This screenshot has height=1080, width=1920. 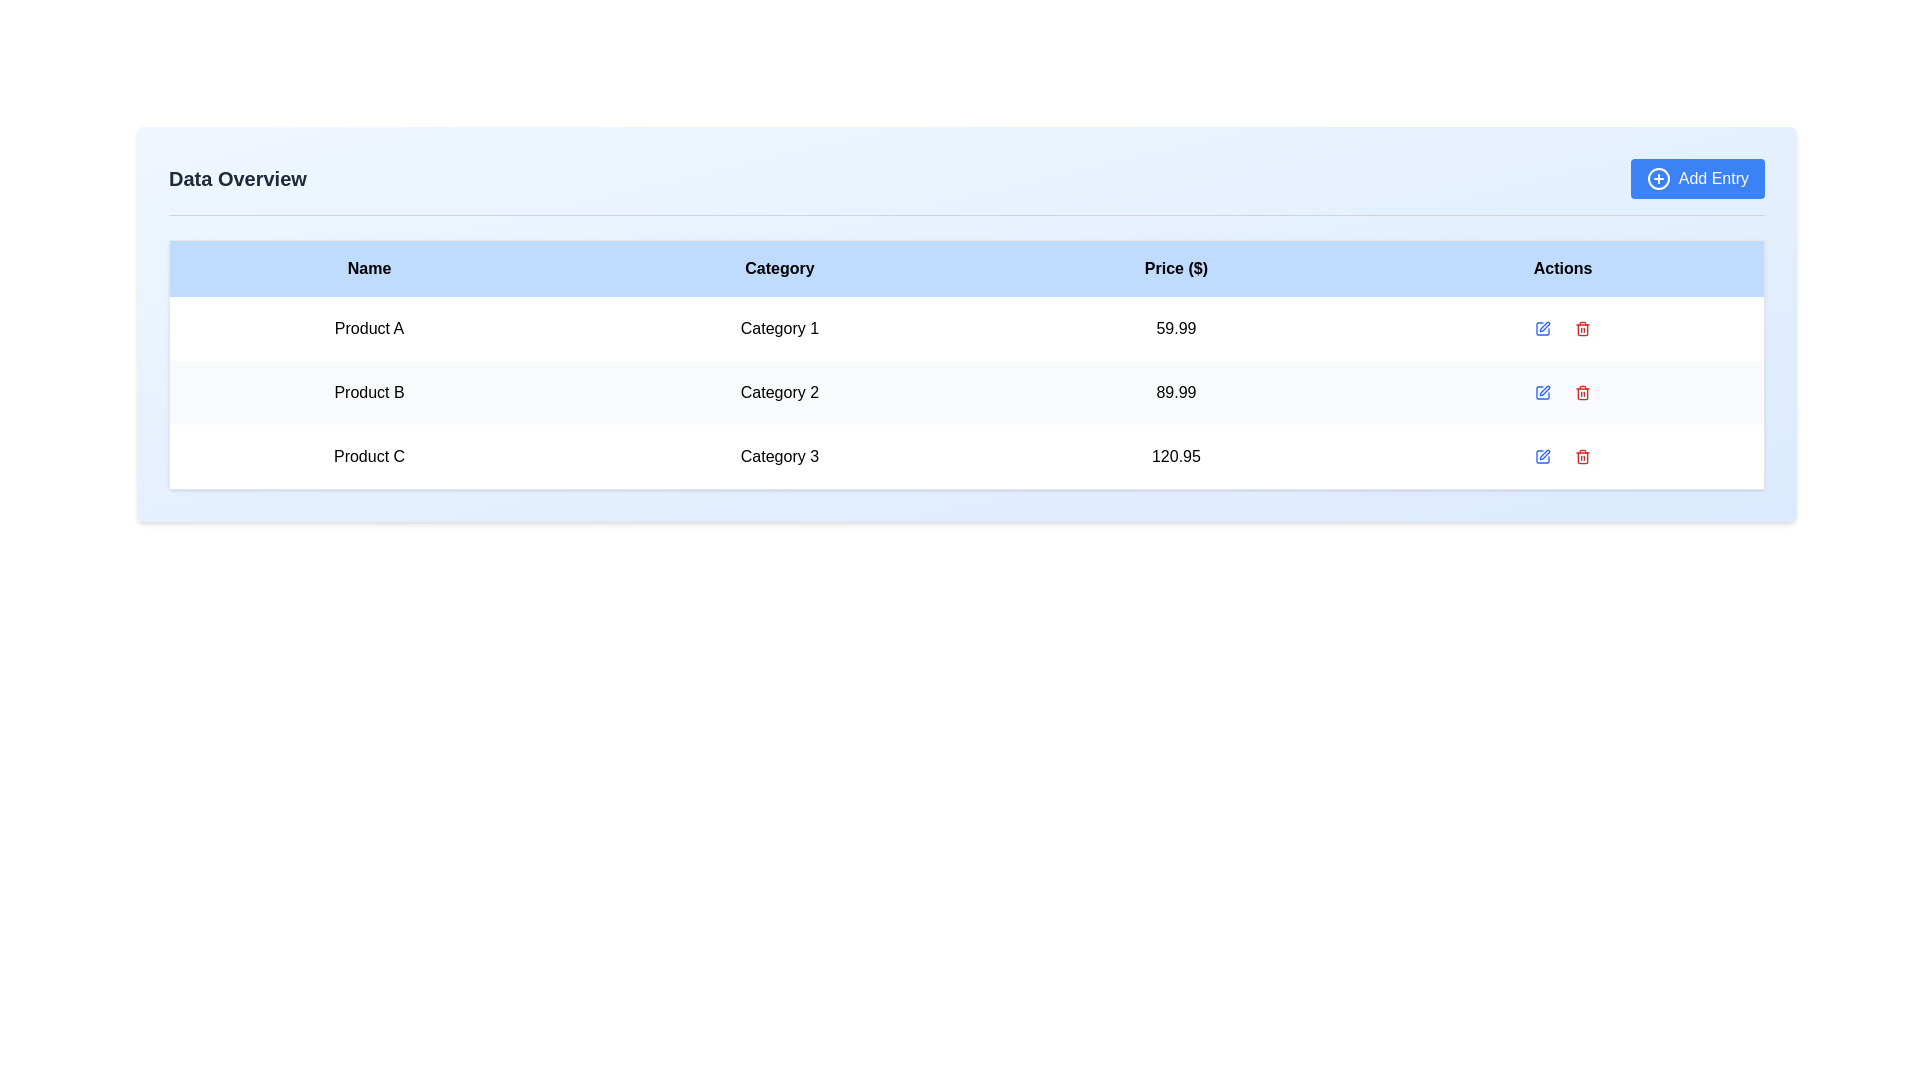 What do you see at coordinates (1544, 326) in the screenshot?
I see `the icon representing the editing action in the 'Actions' column of the first row following 'Product A'` at bounding box center [1544, 326].